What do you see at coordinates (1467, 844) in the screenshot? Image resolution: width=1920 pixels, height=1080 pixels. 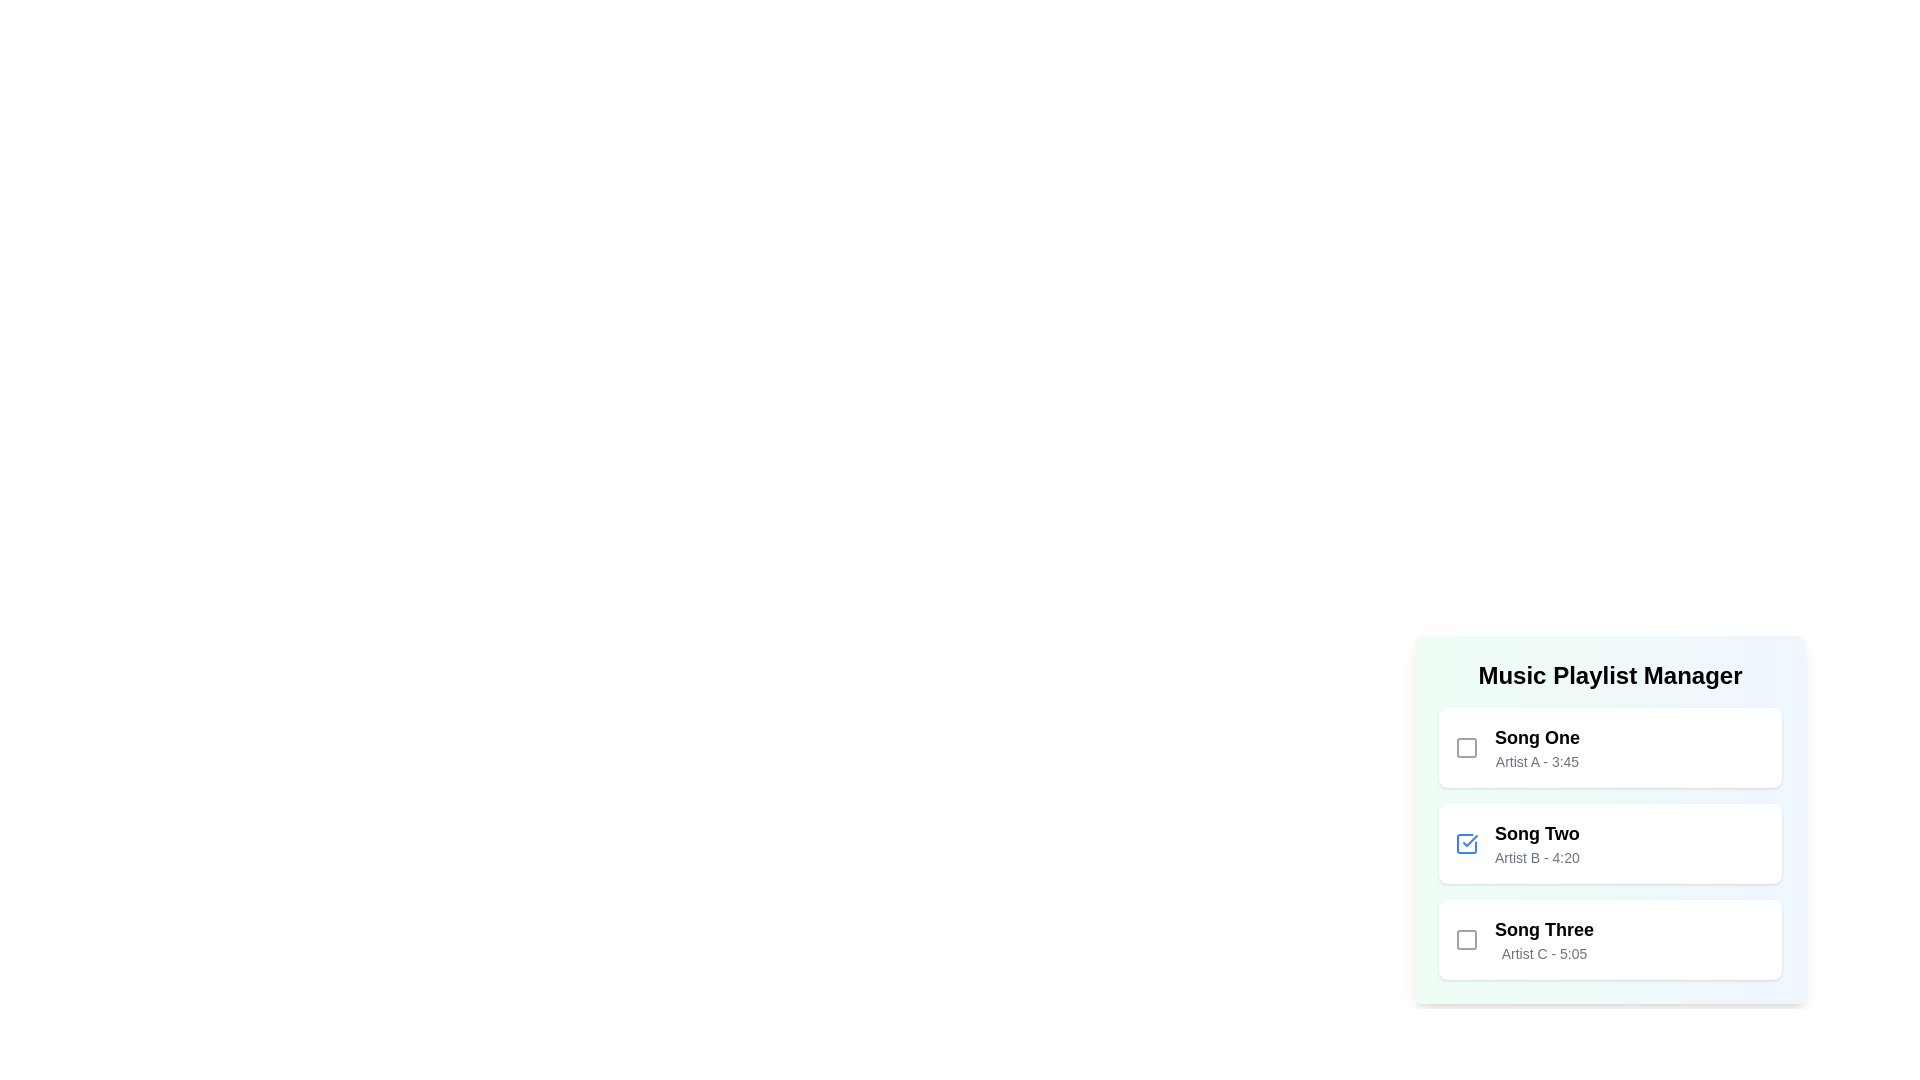 I see `the SVG graphical element representing the selected state of the checkbox for 'Song Two' in the 'Music Playlist Manager' interface` at bounding box center [1467, 844].